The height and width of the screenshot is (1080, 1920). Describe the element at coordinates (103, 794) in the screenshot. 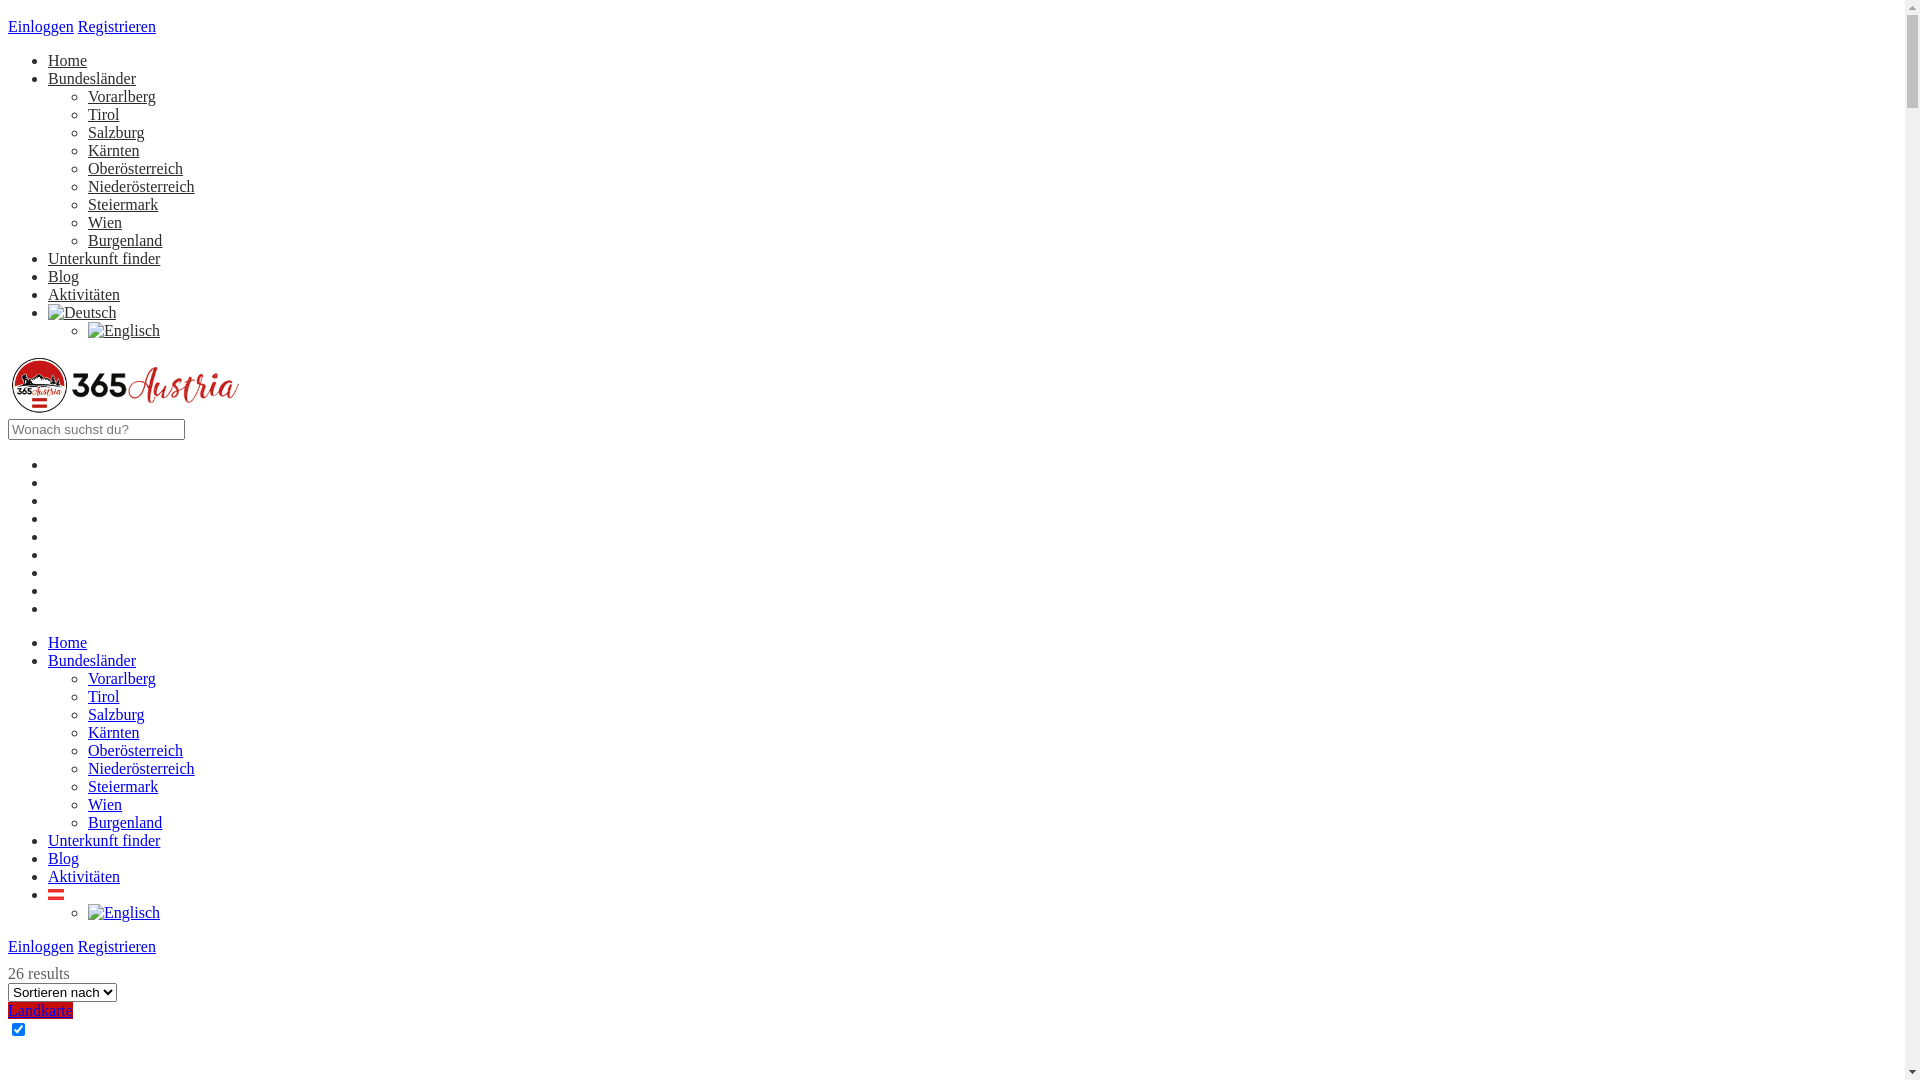

I see `'Unterkunft finder'` at that location.